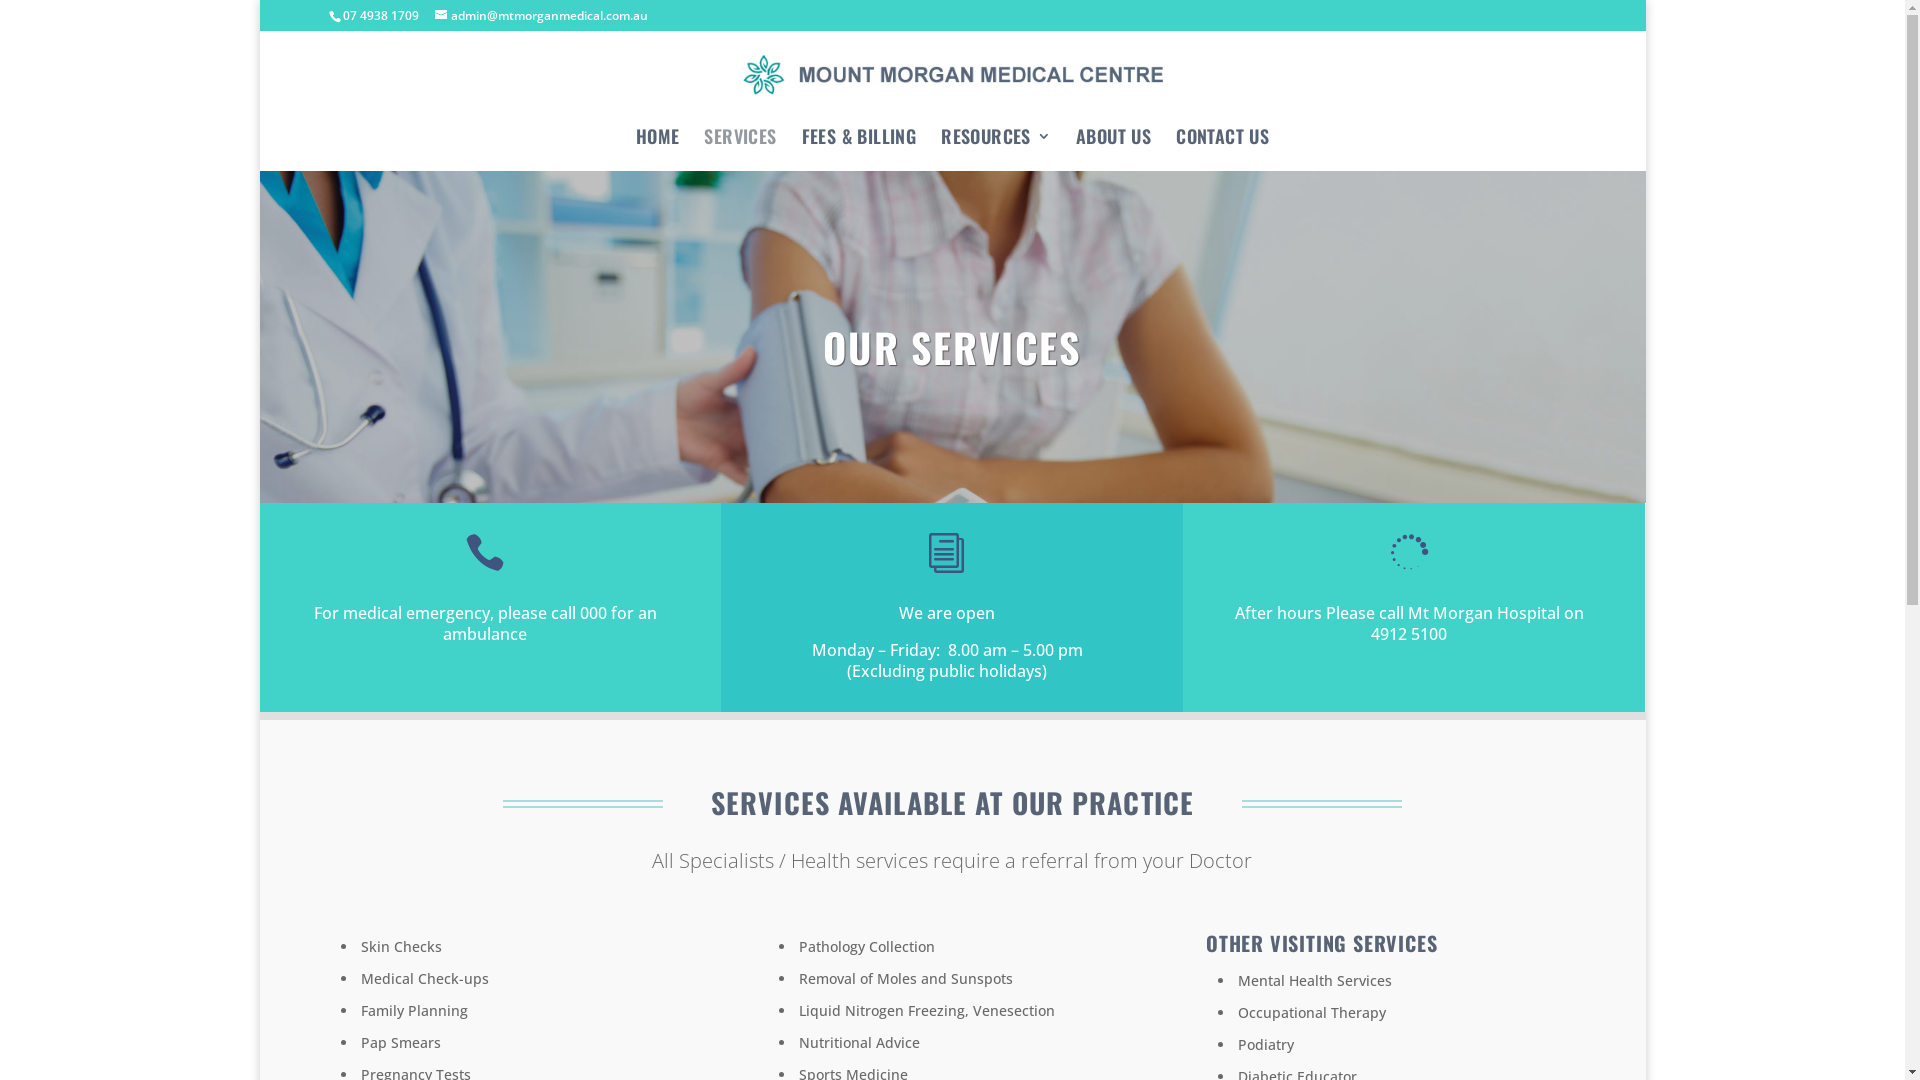  I want to click on 'HOME', so click(657, 142).